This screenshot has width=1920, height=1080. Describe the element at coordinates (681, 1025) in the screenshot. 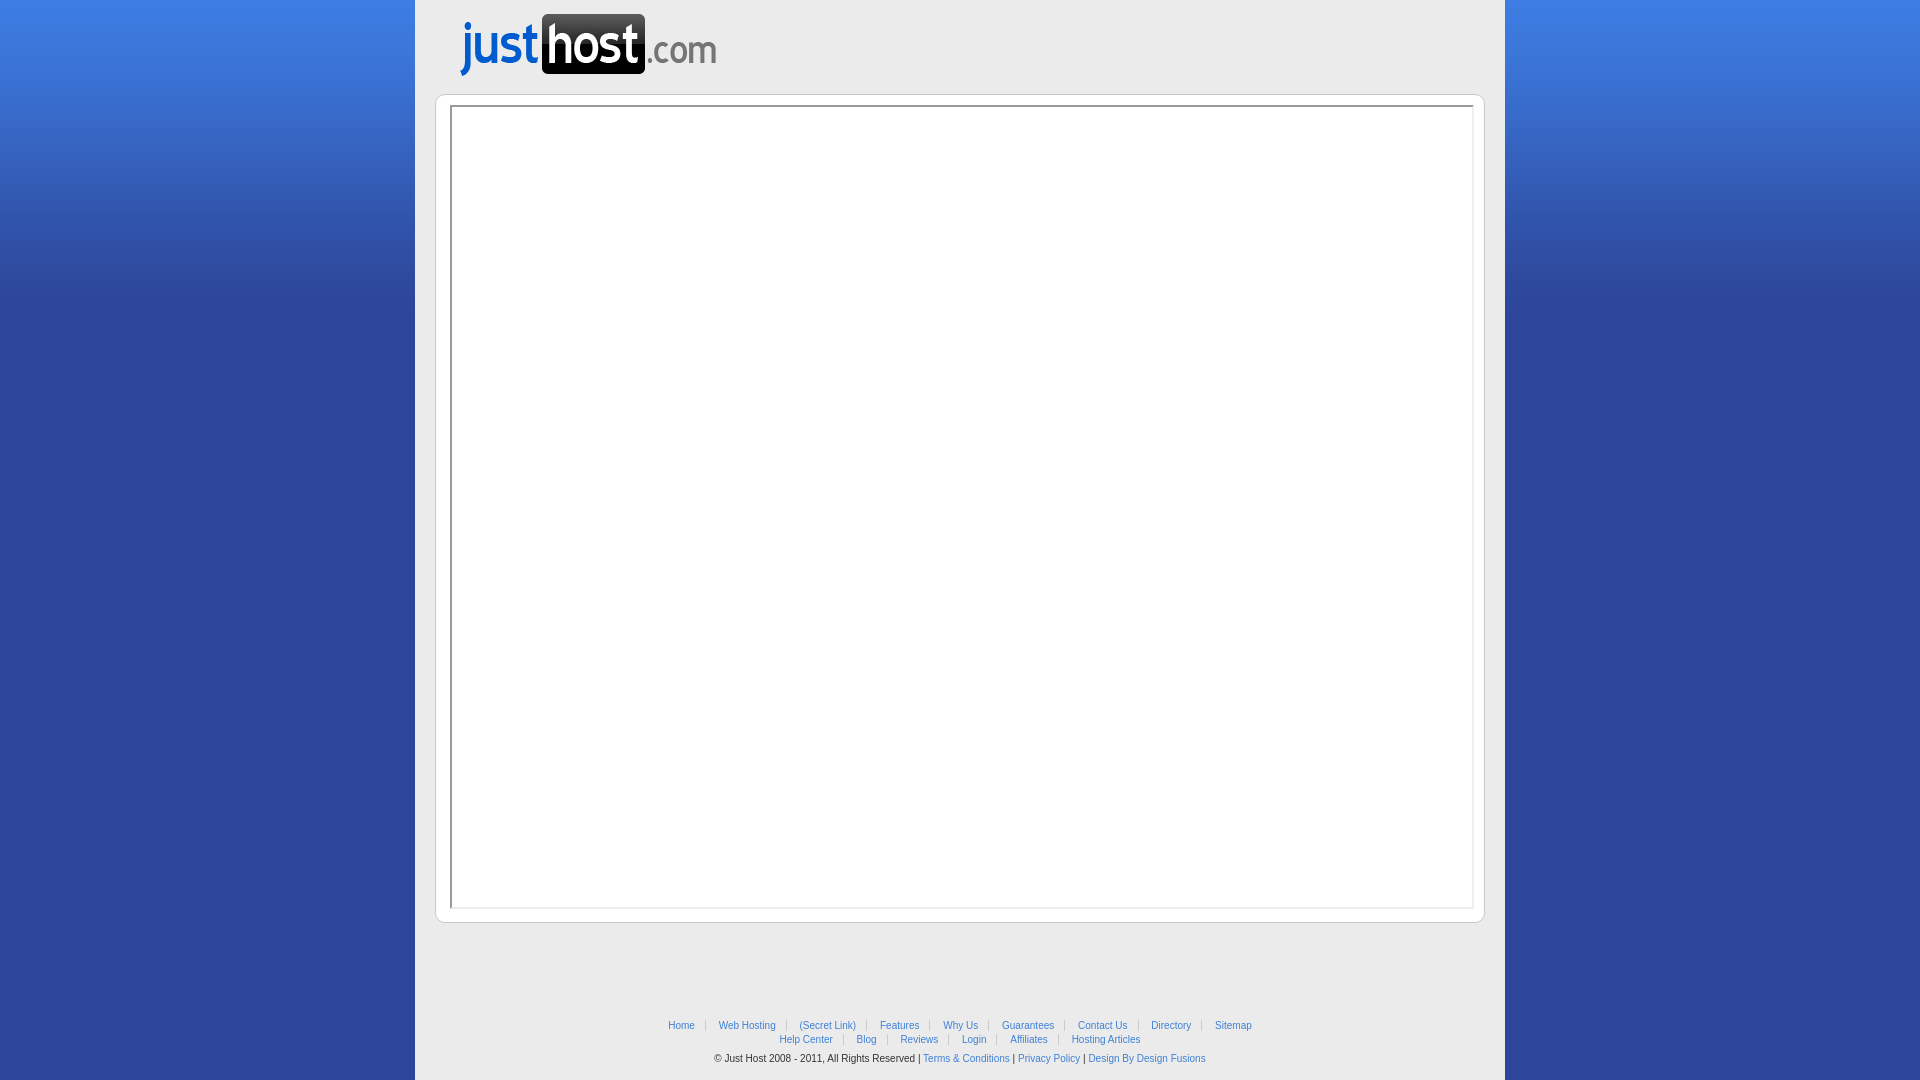

I see `'Home'` at that location.